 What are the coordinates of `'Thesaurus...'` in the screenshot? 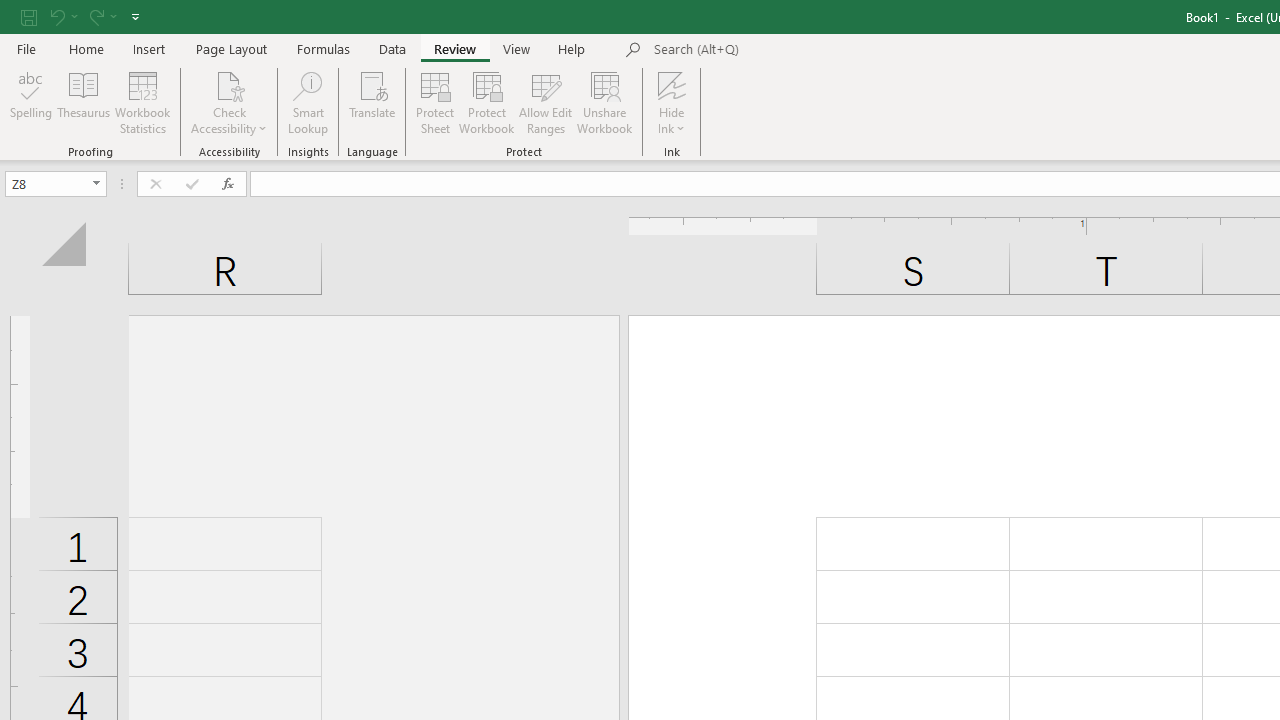 It's located at (82, 103).